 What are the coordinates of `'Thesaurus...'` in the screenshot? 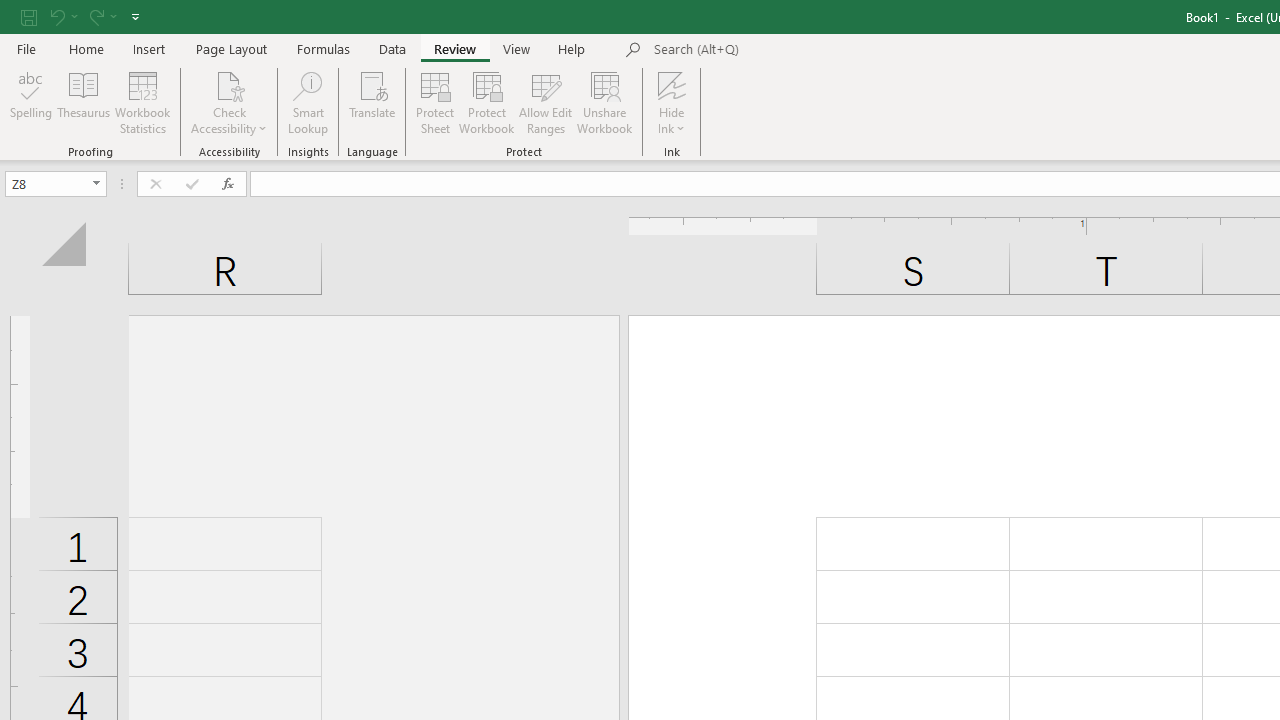 It's located at (82, 103).